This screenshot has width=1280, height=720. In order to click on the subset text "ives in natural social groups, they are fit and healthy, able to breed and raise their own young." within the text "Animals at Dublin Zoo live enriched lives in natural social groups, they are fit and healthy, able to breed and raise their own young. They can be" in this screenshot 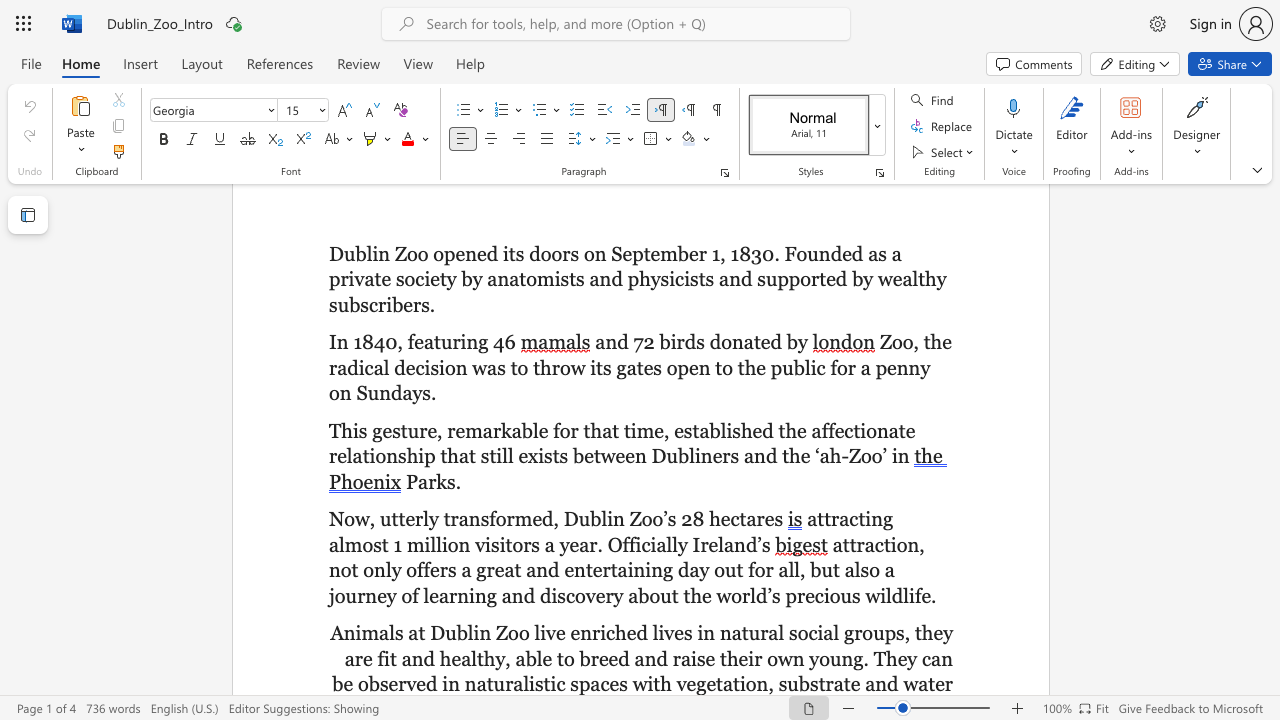, I will do `click(658, 633)`.